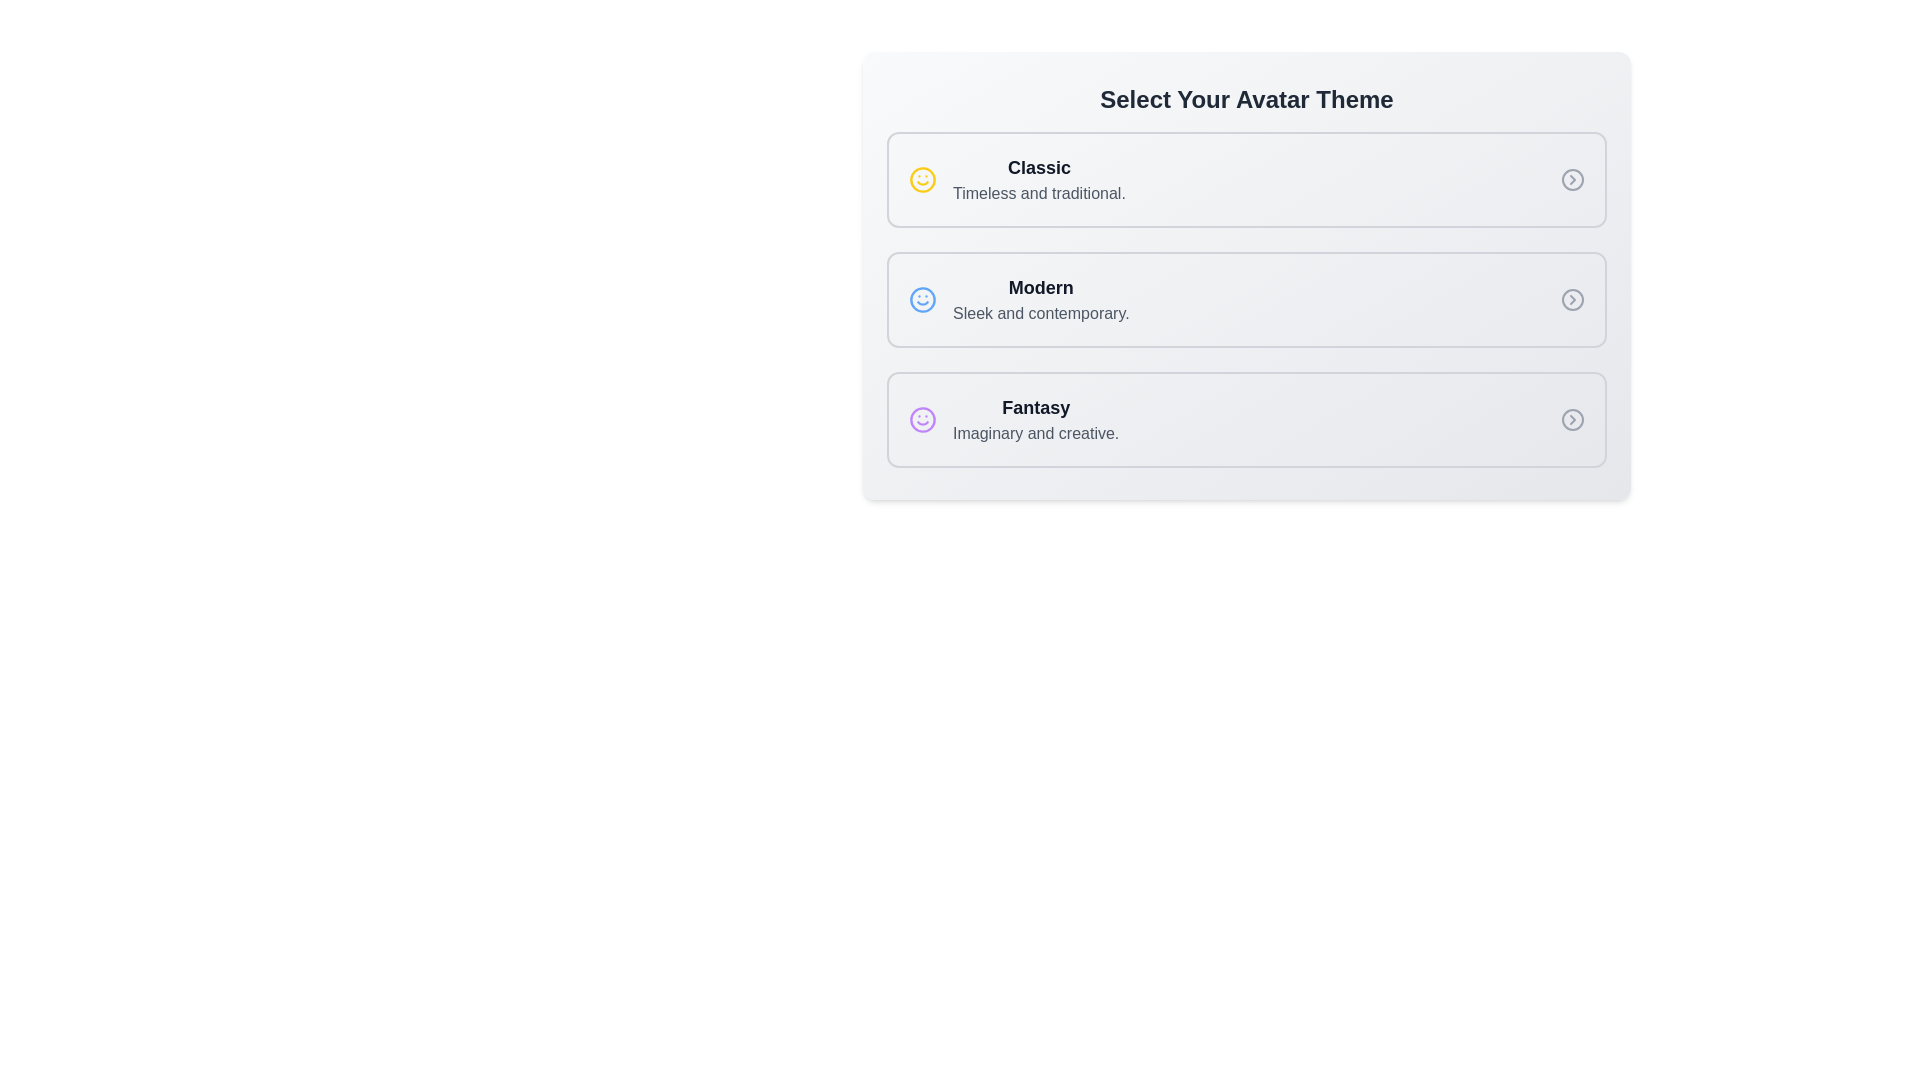 The height and width of the screenshot is (1080, 1920). Describe the element at coordinates (1246, 300) in the screenshot. I see `the second selection box` at that location.